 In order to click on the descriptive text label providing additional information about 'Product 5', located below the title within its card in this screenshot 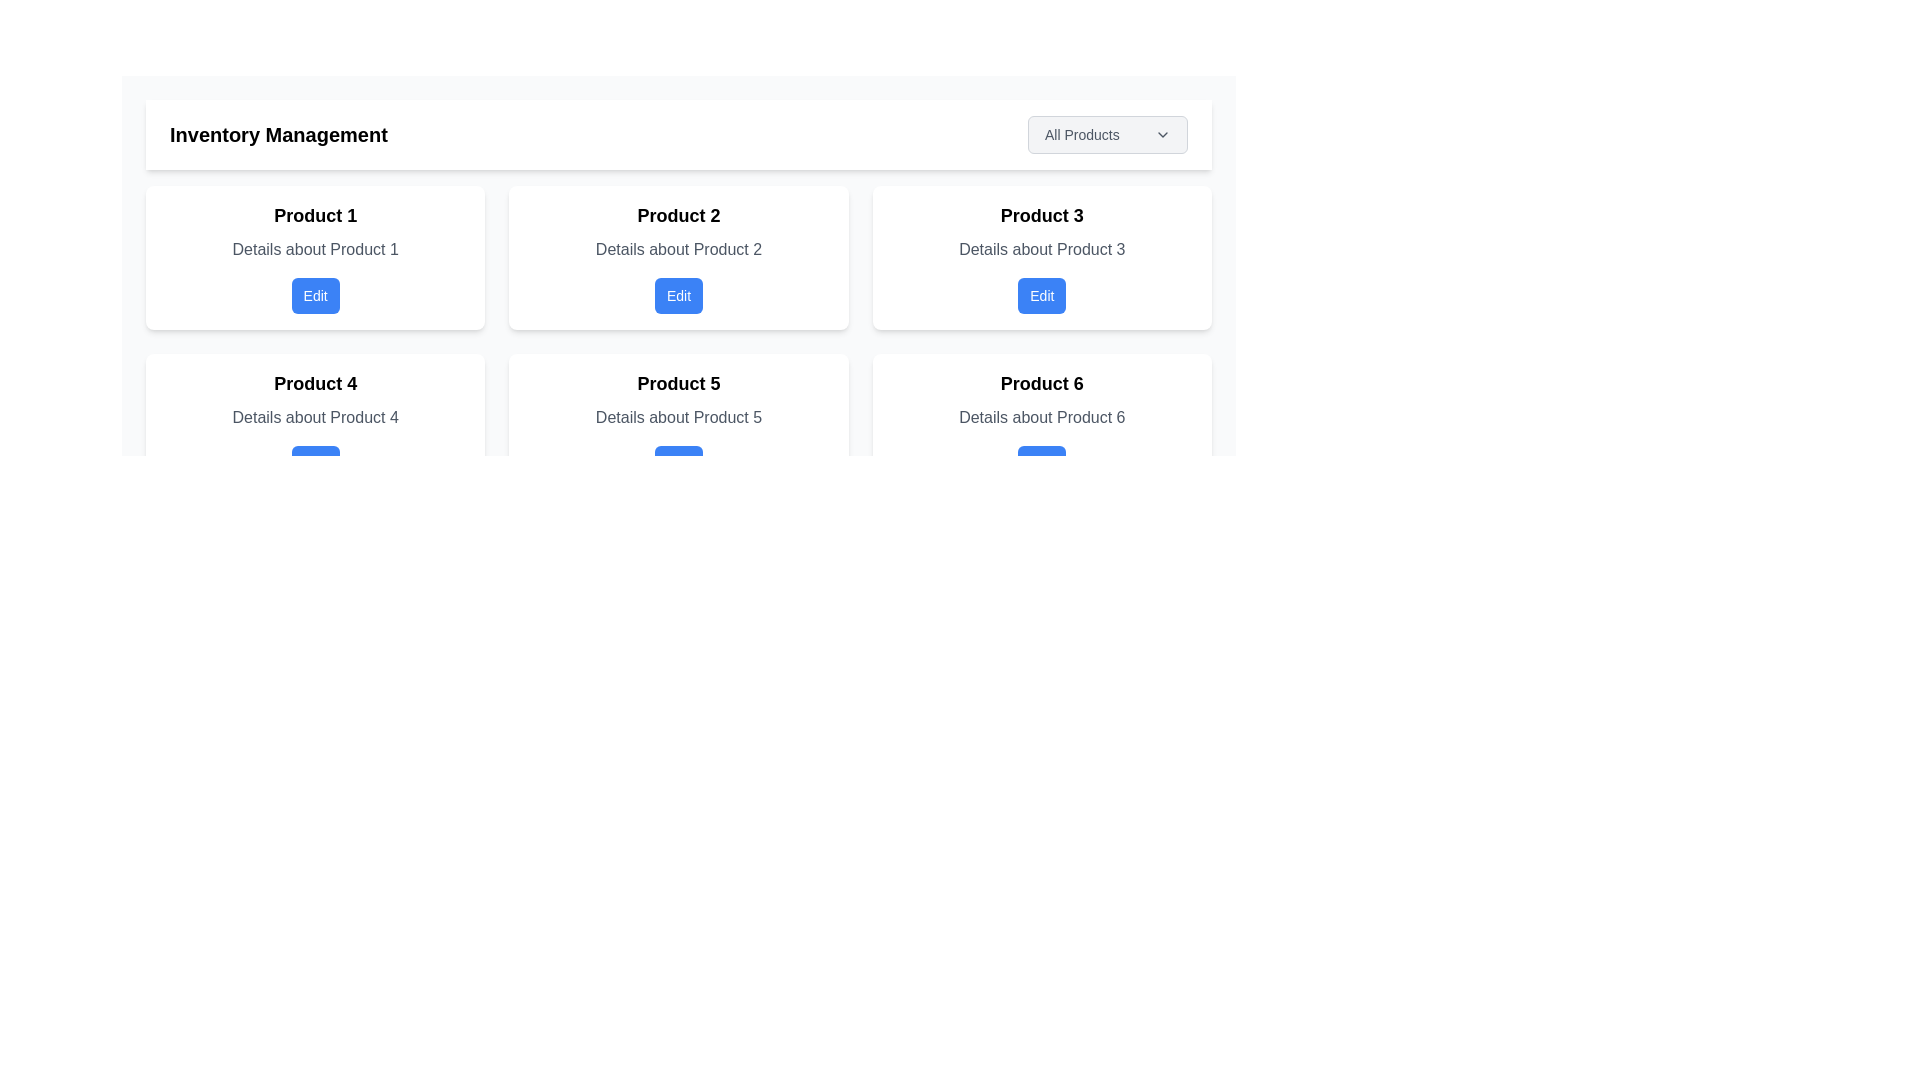, I will do `click(678, 416)`.